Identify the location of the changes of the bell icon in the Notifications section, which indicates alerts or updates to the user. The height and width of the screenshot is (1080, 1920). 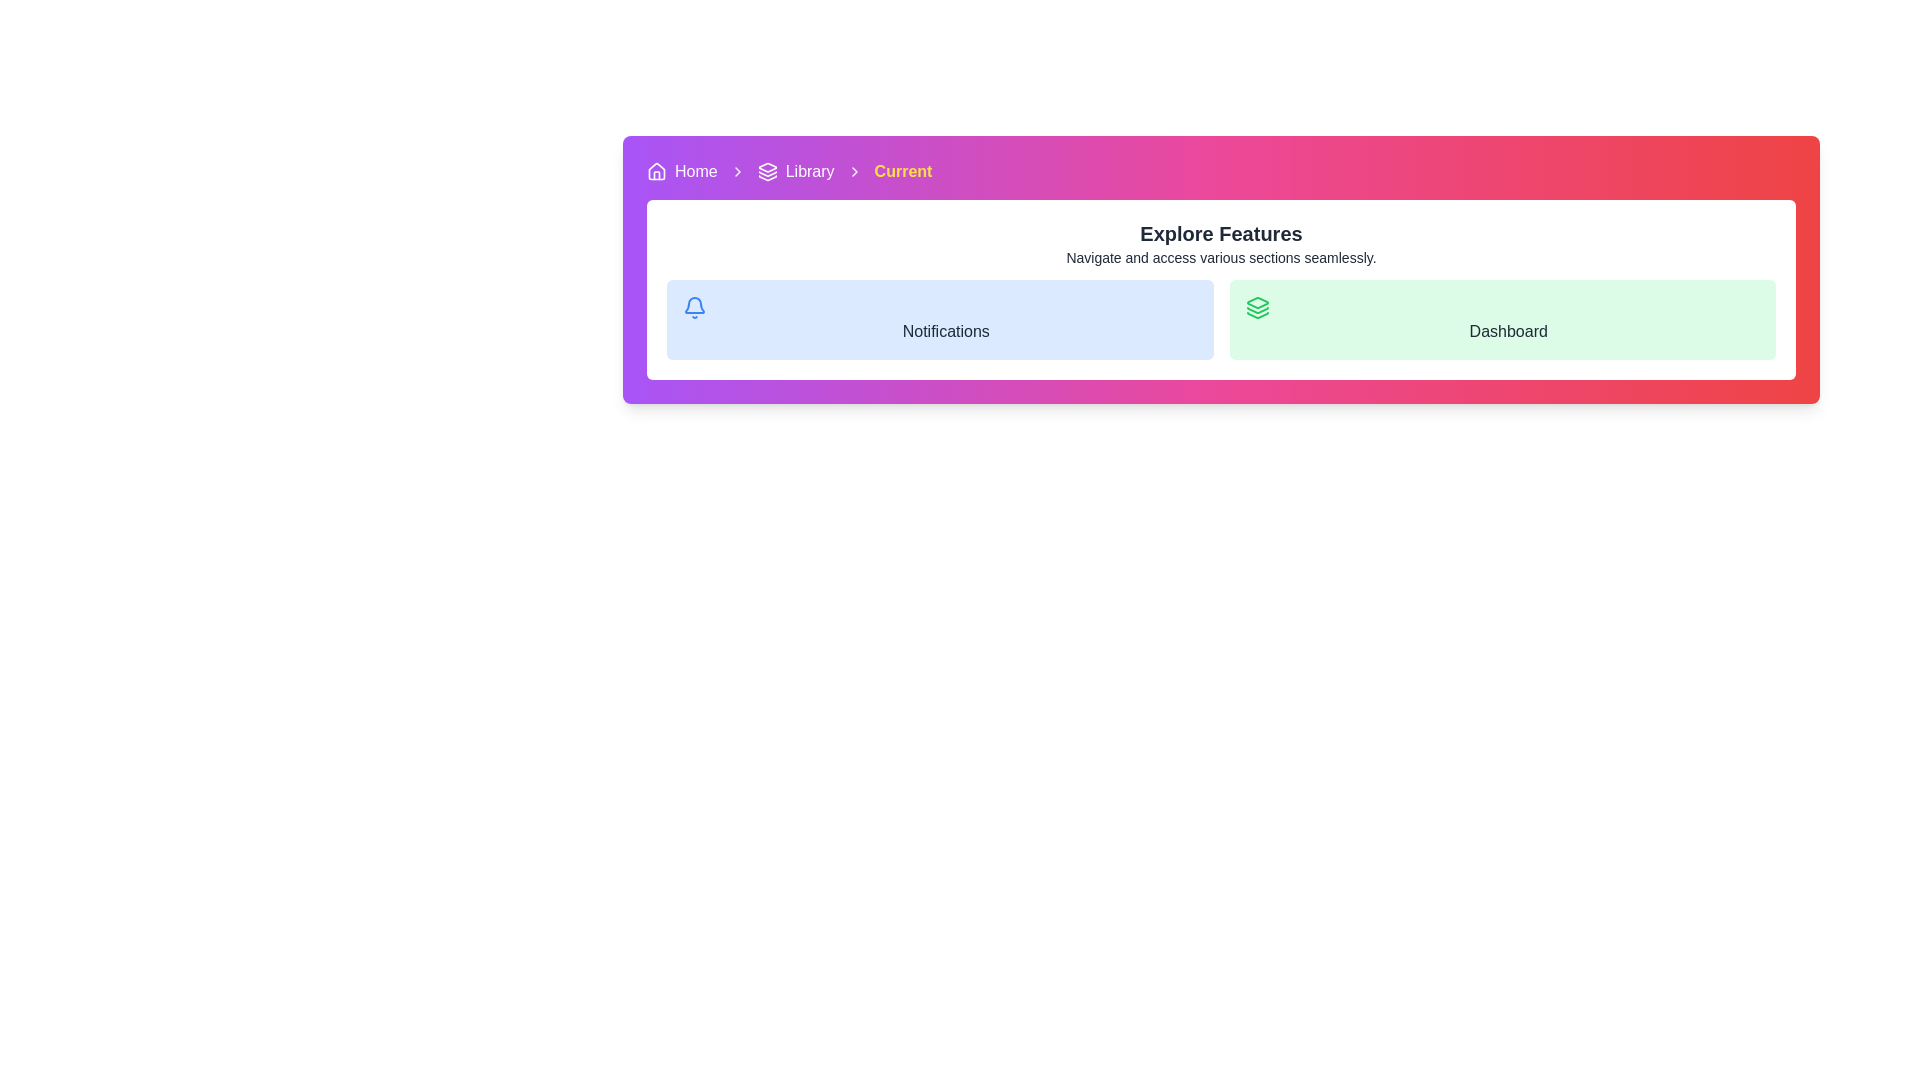
(695, 305).